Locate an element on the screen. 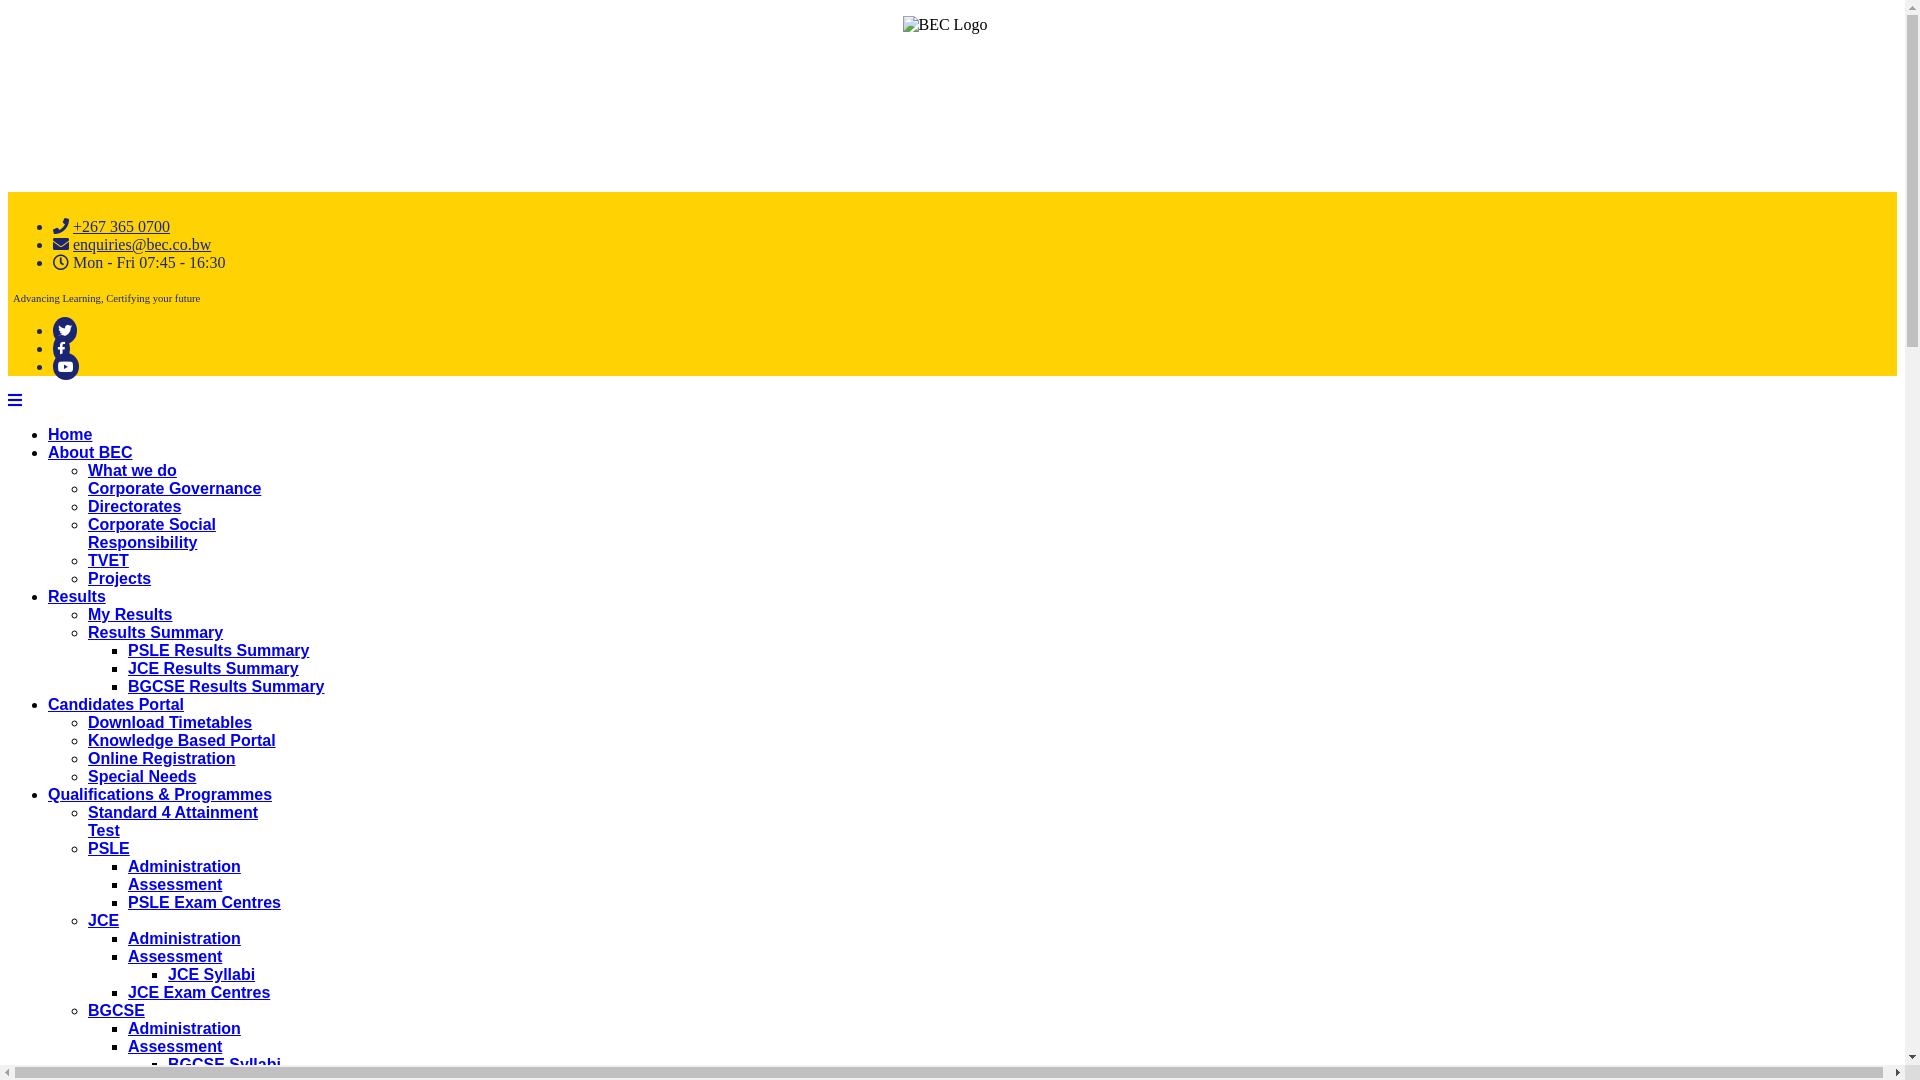  'My Results' is located at coordinates (128, 613).